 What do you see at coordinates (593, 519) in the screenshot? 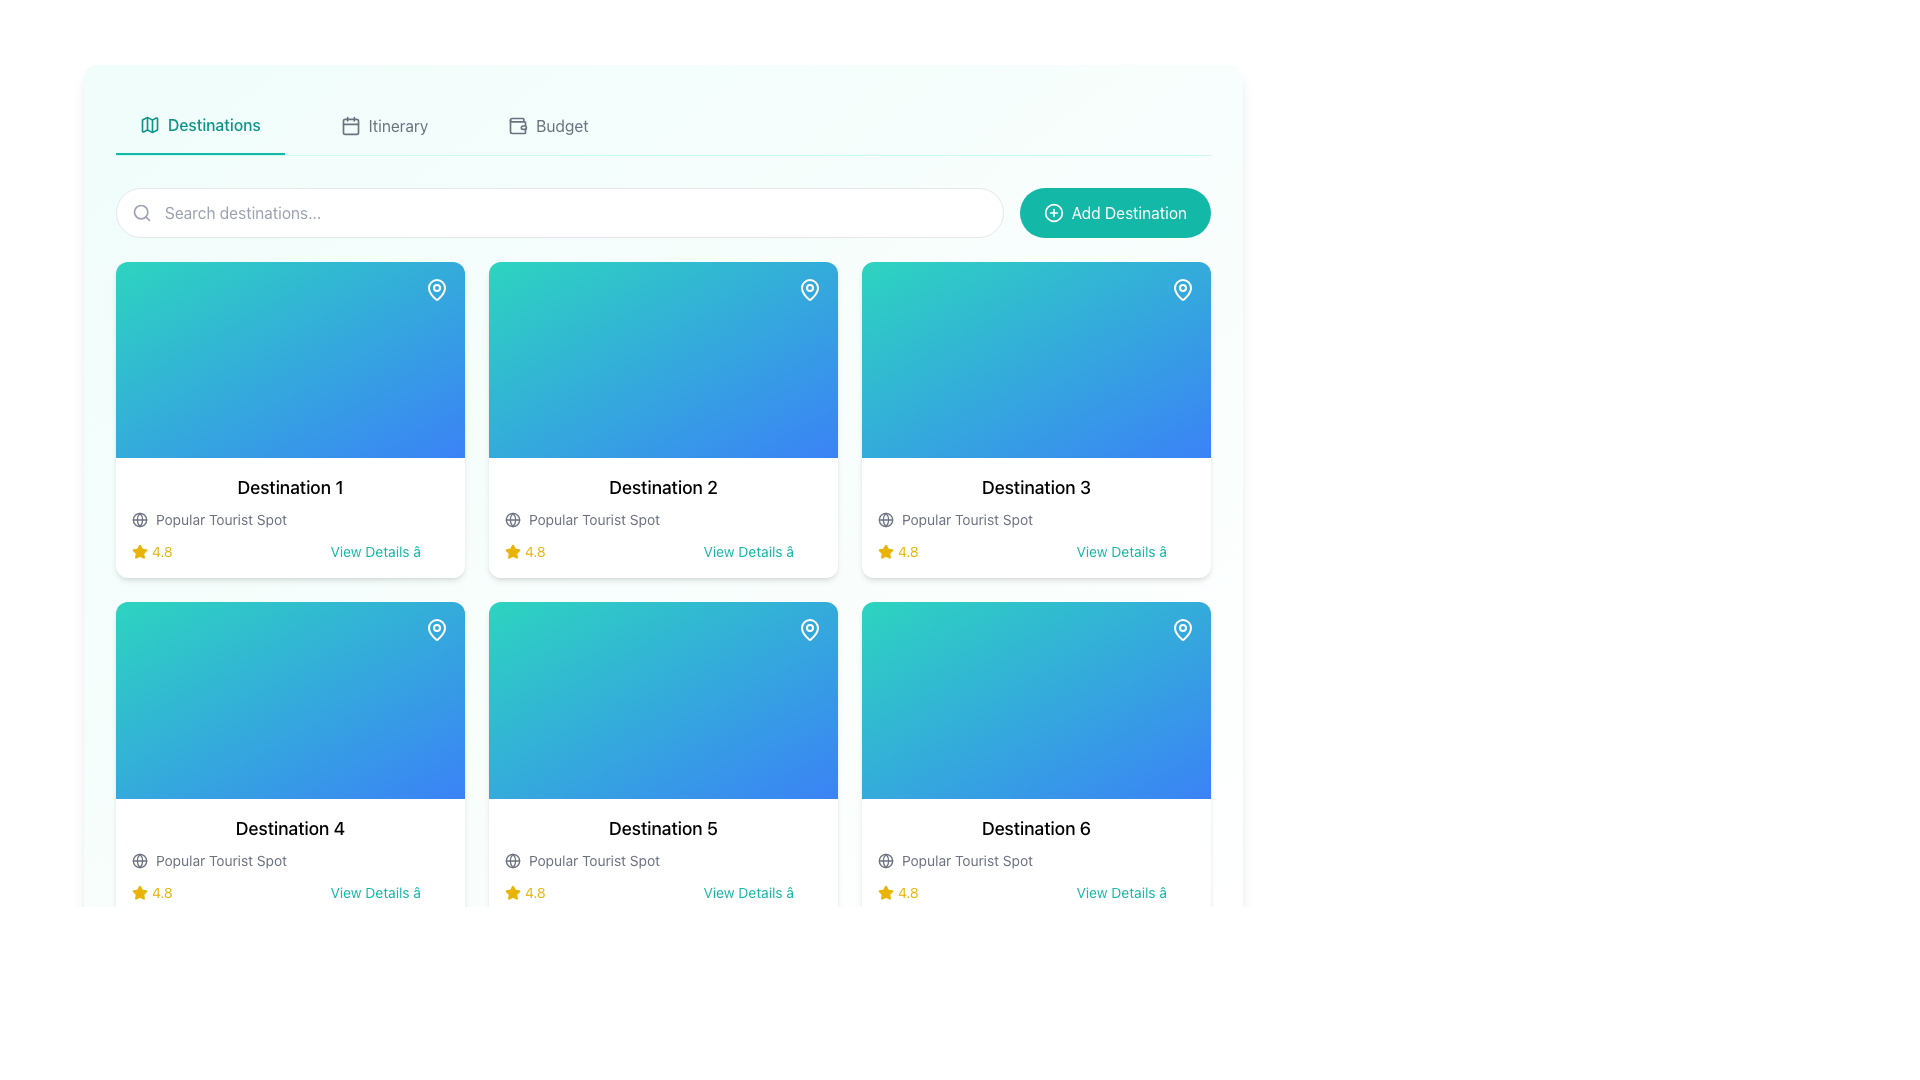
I see `text label located in the second column of the top row of destination cards, specifically under the card titled 'Destination 2'` at bounding box center [593, 519].